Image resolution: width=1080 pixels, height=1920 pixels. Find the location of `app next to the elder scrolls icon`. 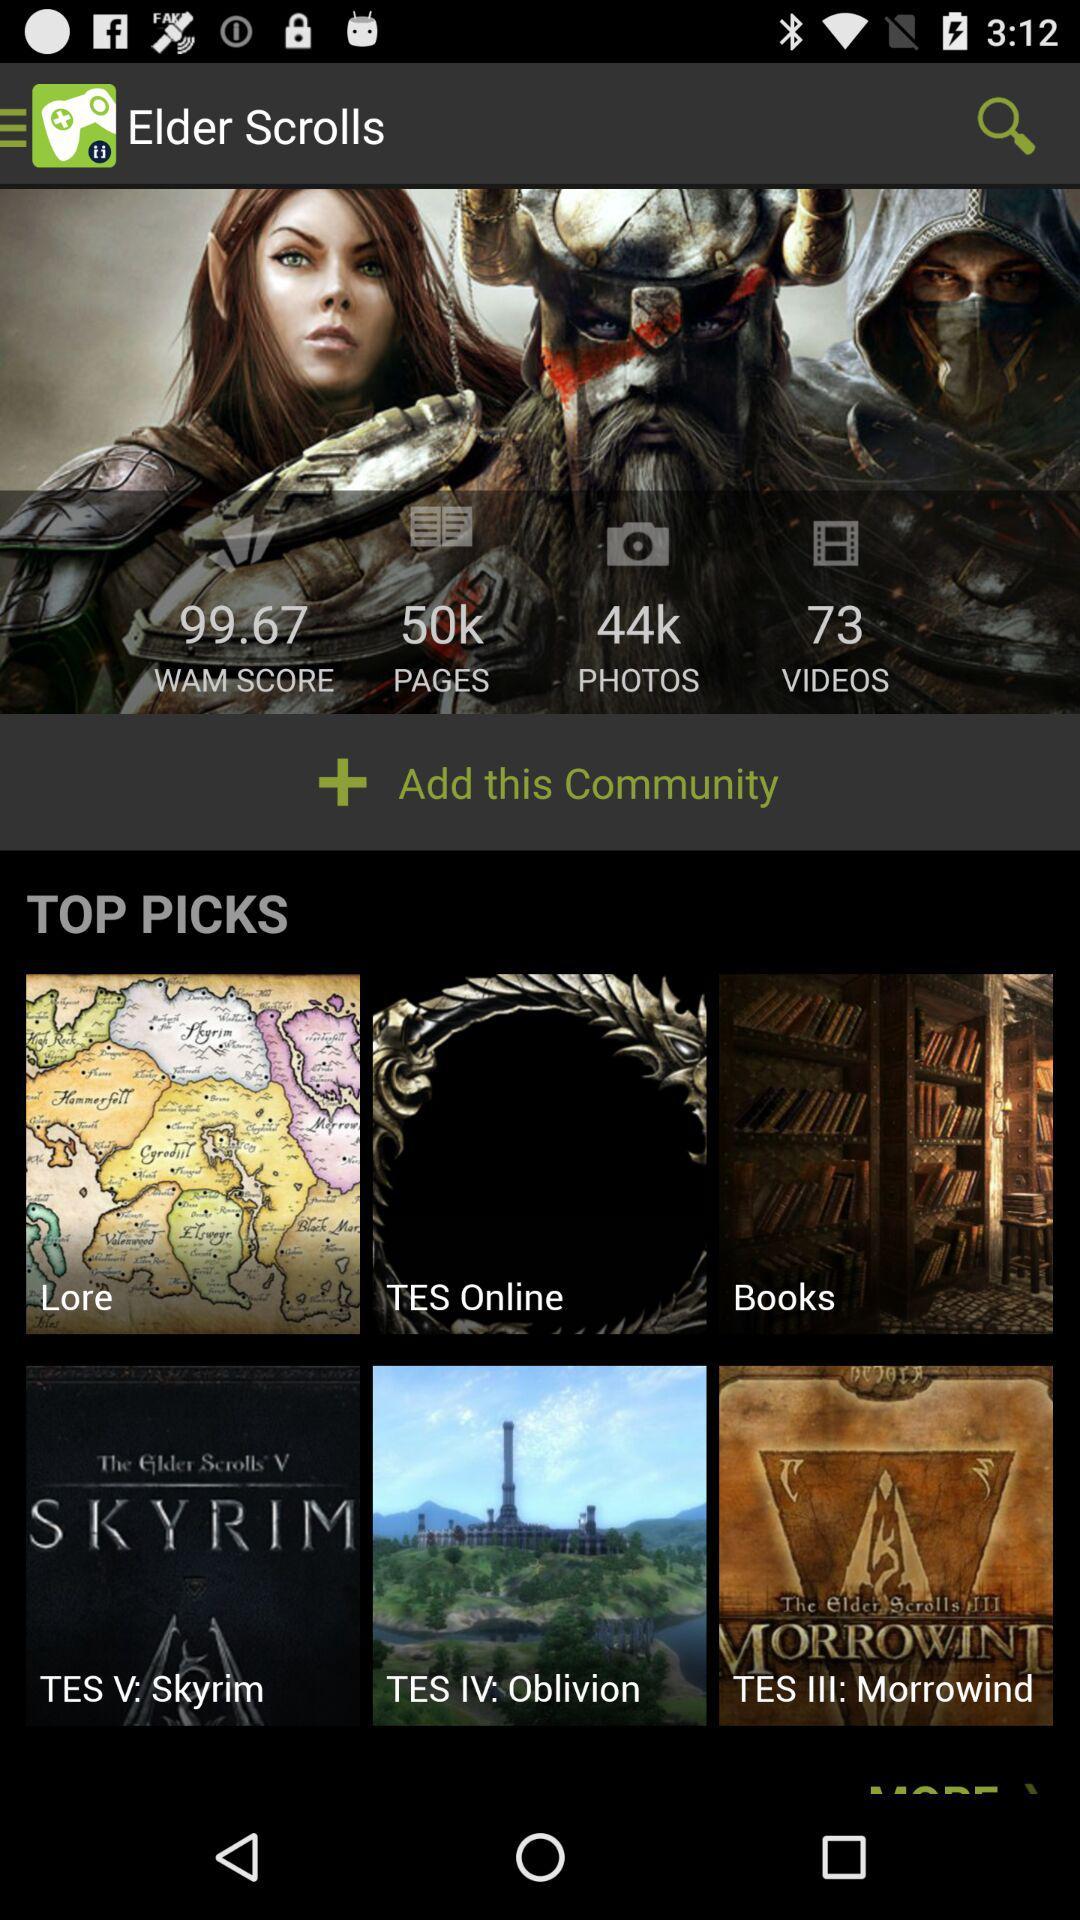

app next to the elder scrolls icon is located at coordinates (1006, 124).